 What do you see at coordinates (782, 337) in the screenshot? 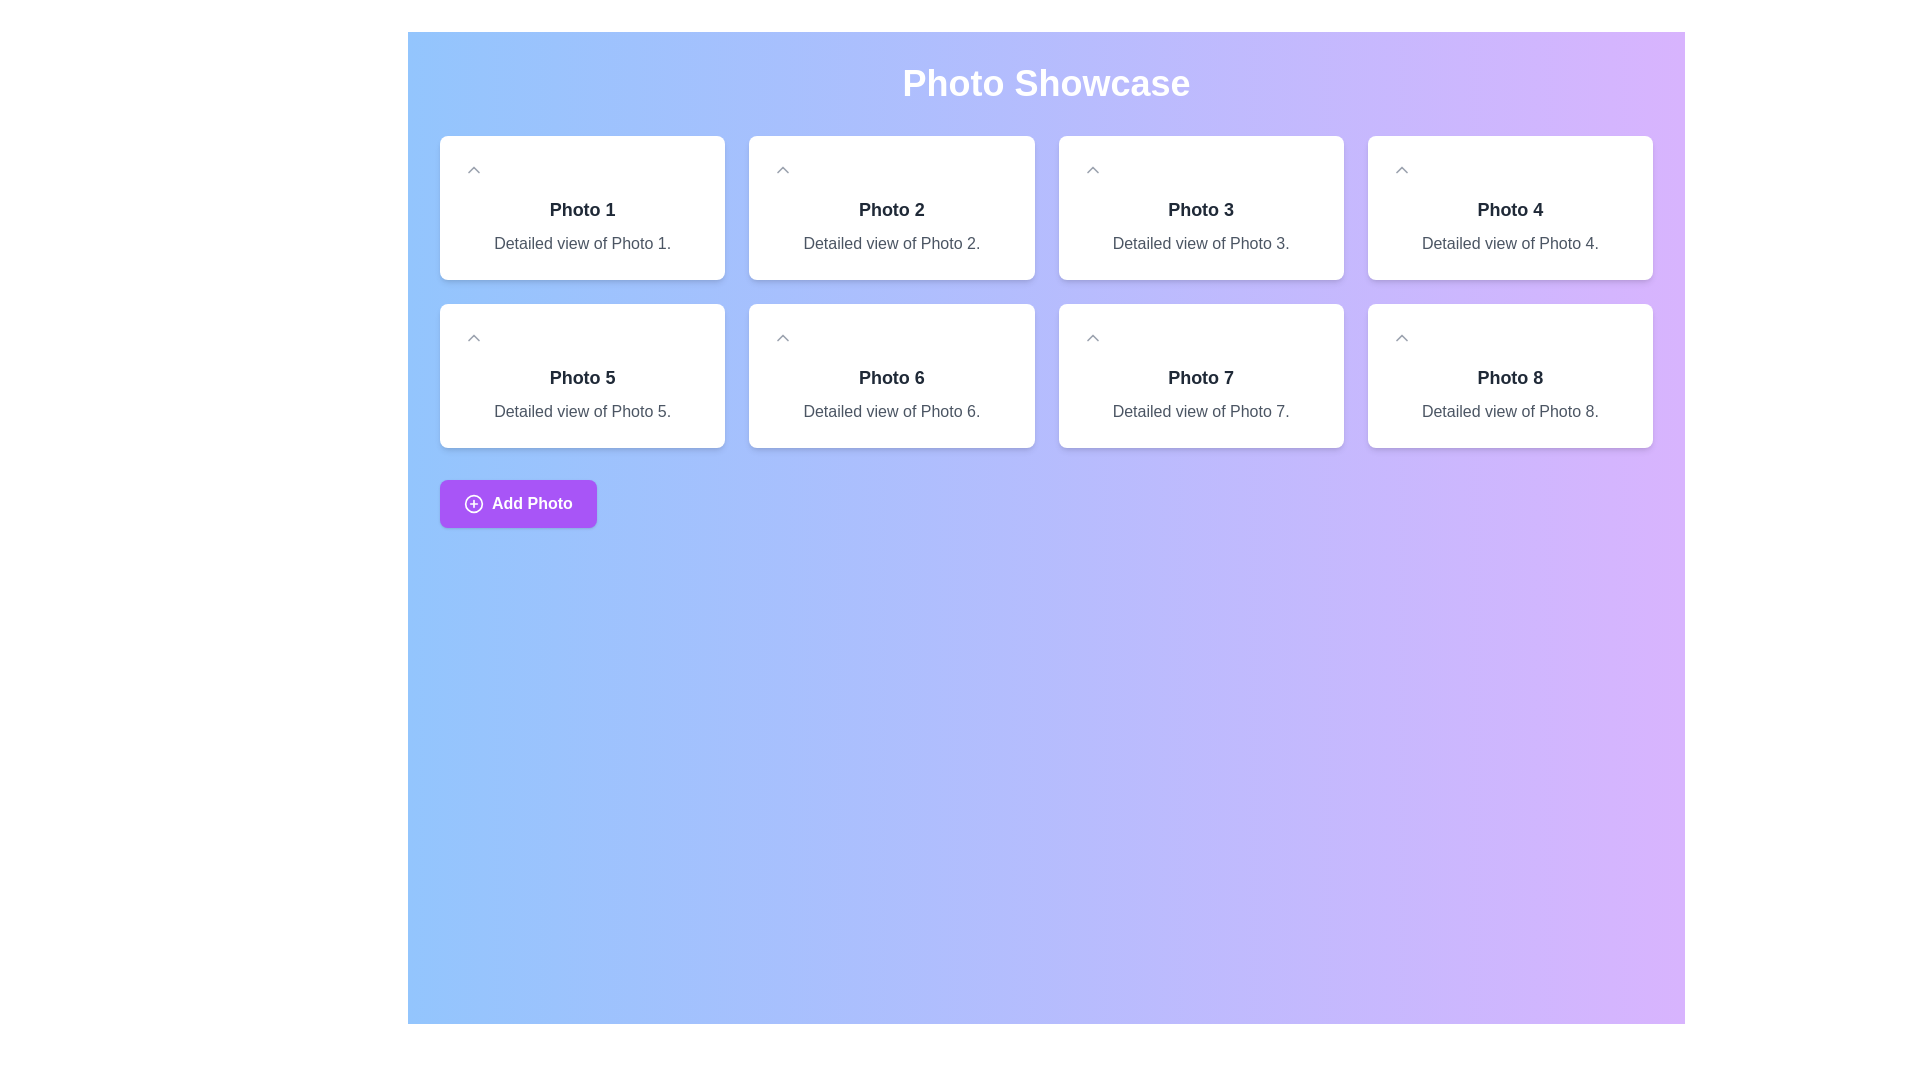
I see `the small upward-pointing gray chevron icon located in the top-left area of the card labeled 'Photo 6' to interact with it` at bounding box center [782, 337].